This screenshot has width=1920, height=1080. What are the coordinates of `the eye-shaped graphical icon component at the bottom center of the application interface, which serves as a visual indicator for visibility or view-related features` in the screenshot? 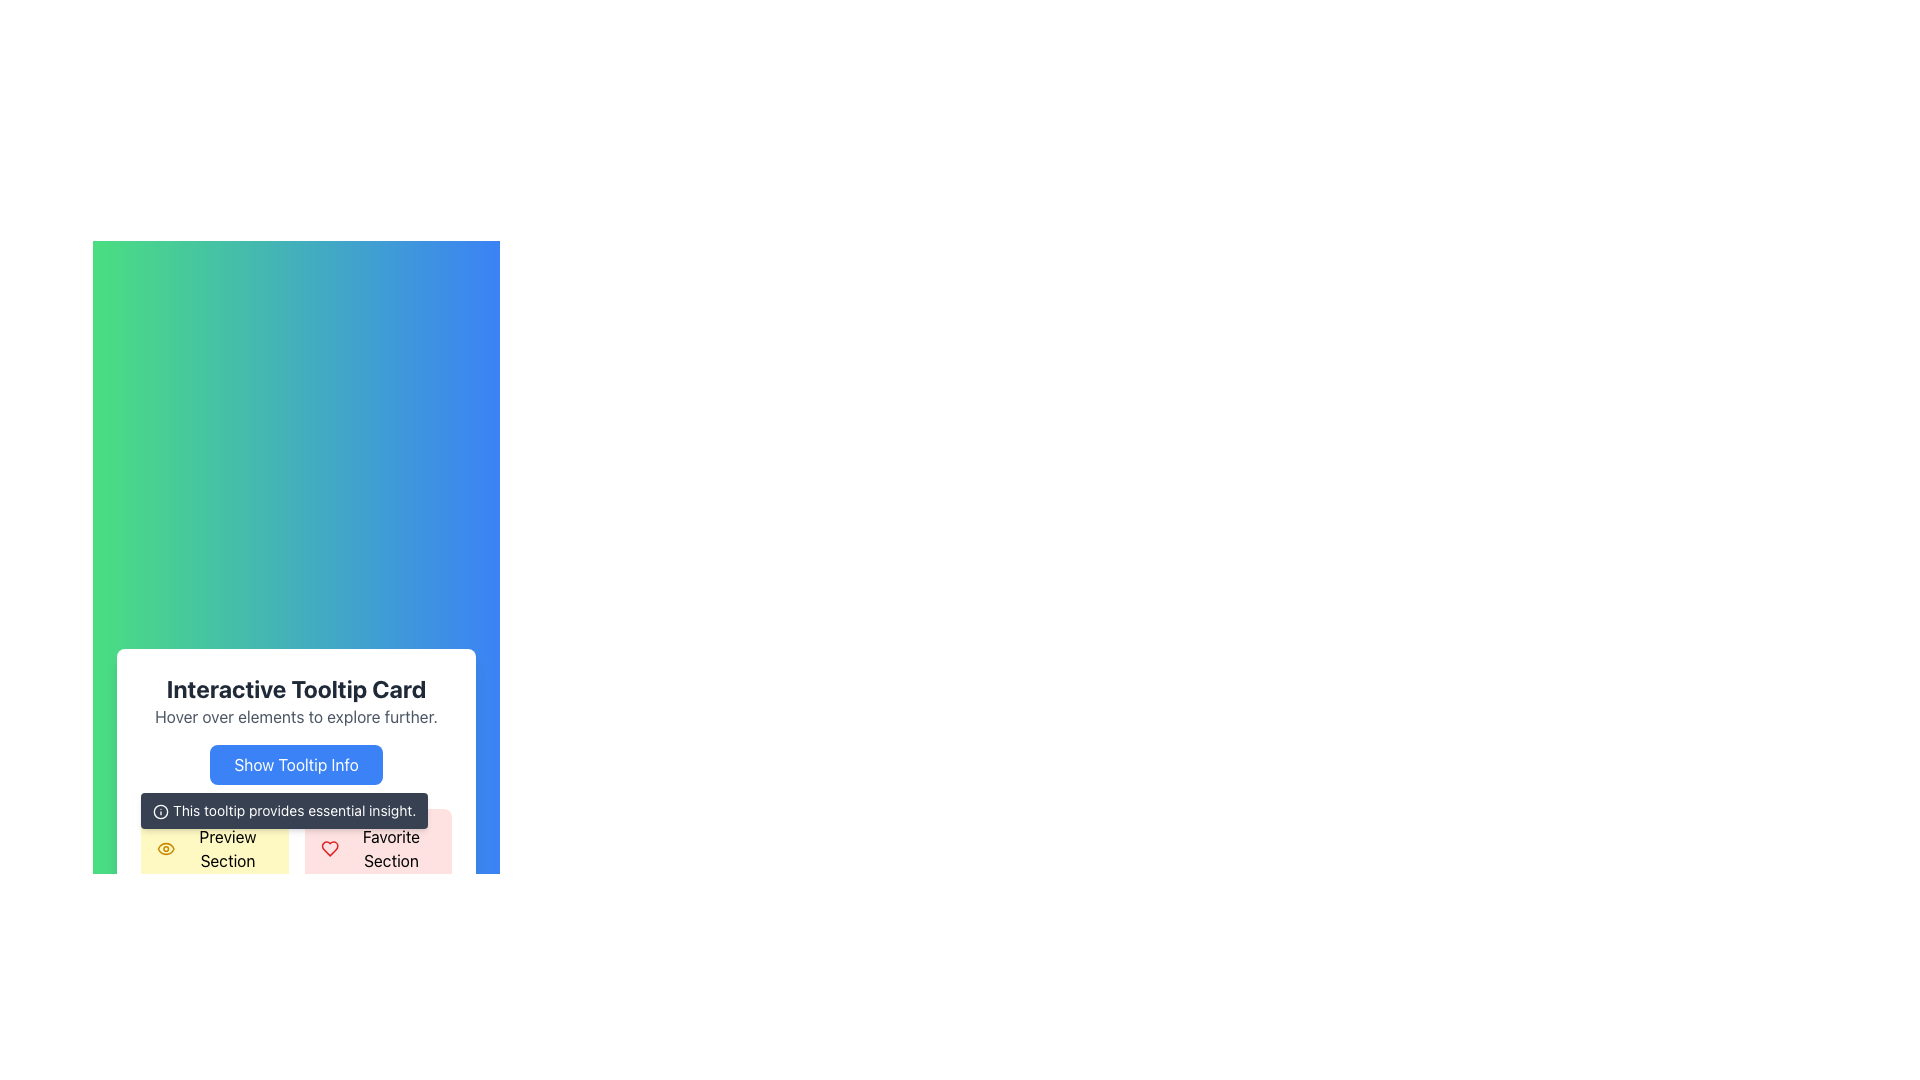 It's located at (166, 848).